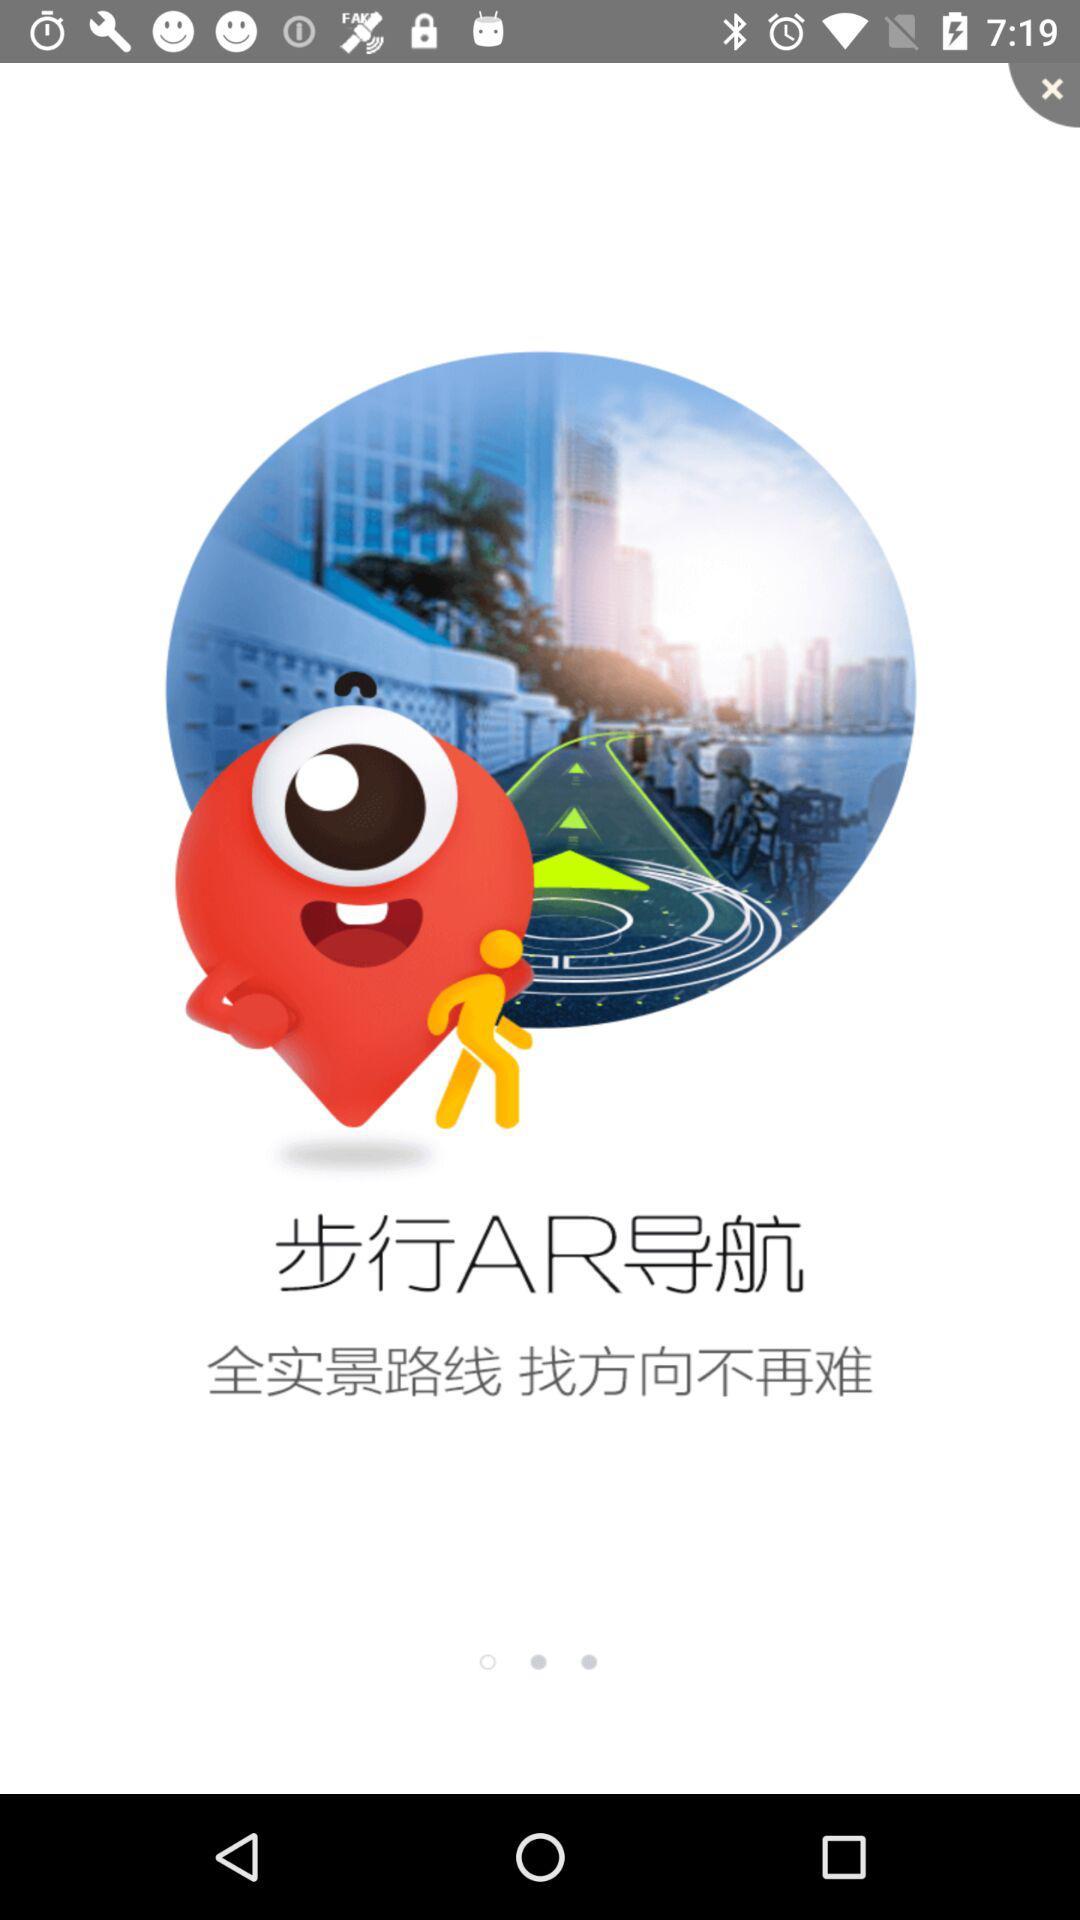  Describe the element at coordinates (1043, 94) in the screenshot. I see `the close icon` at that location.